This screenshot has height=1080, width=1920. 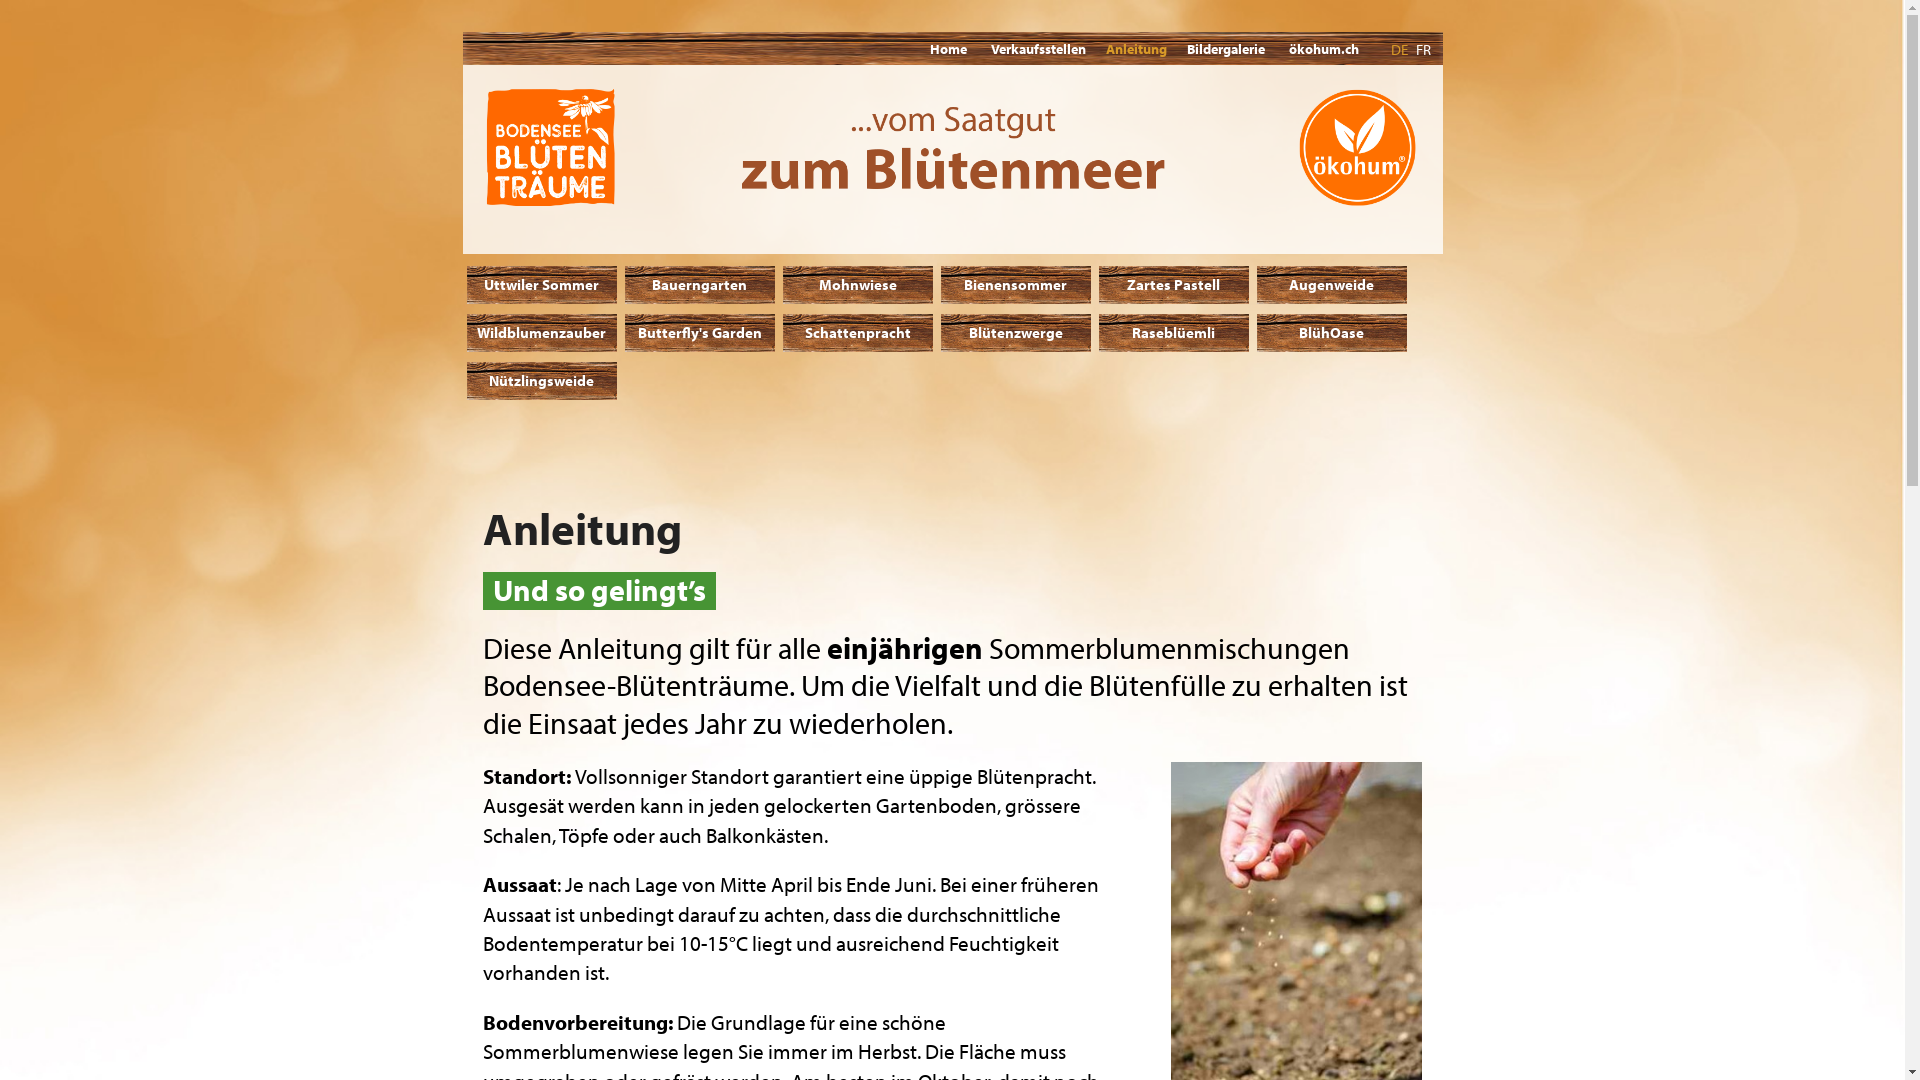 What do you see at coordinates (1037, 49) in the screenshot?
I see `'Verkaufsstellen'` at bounding box center [1037, 49].